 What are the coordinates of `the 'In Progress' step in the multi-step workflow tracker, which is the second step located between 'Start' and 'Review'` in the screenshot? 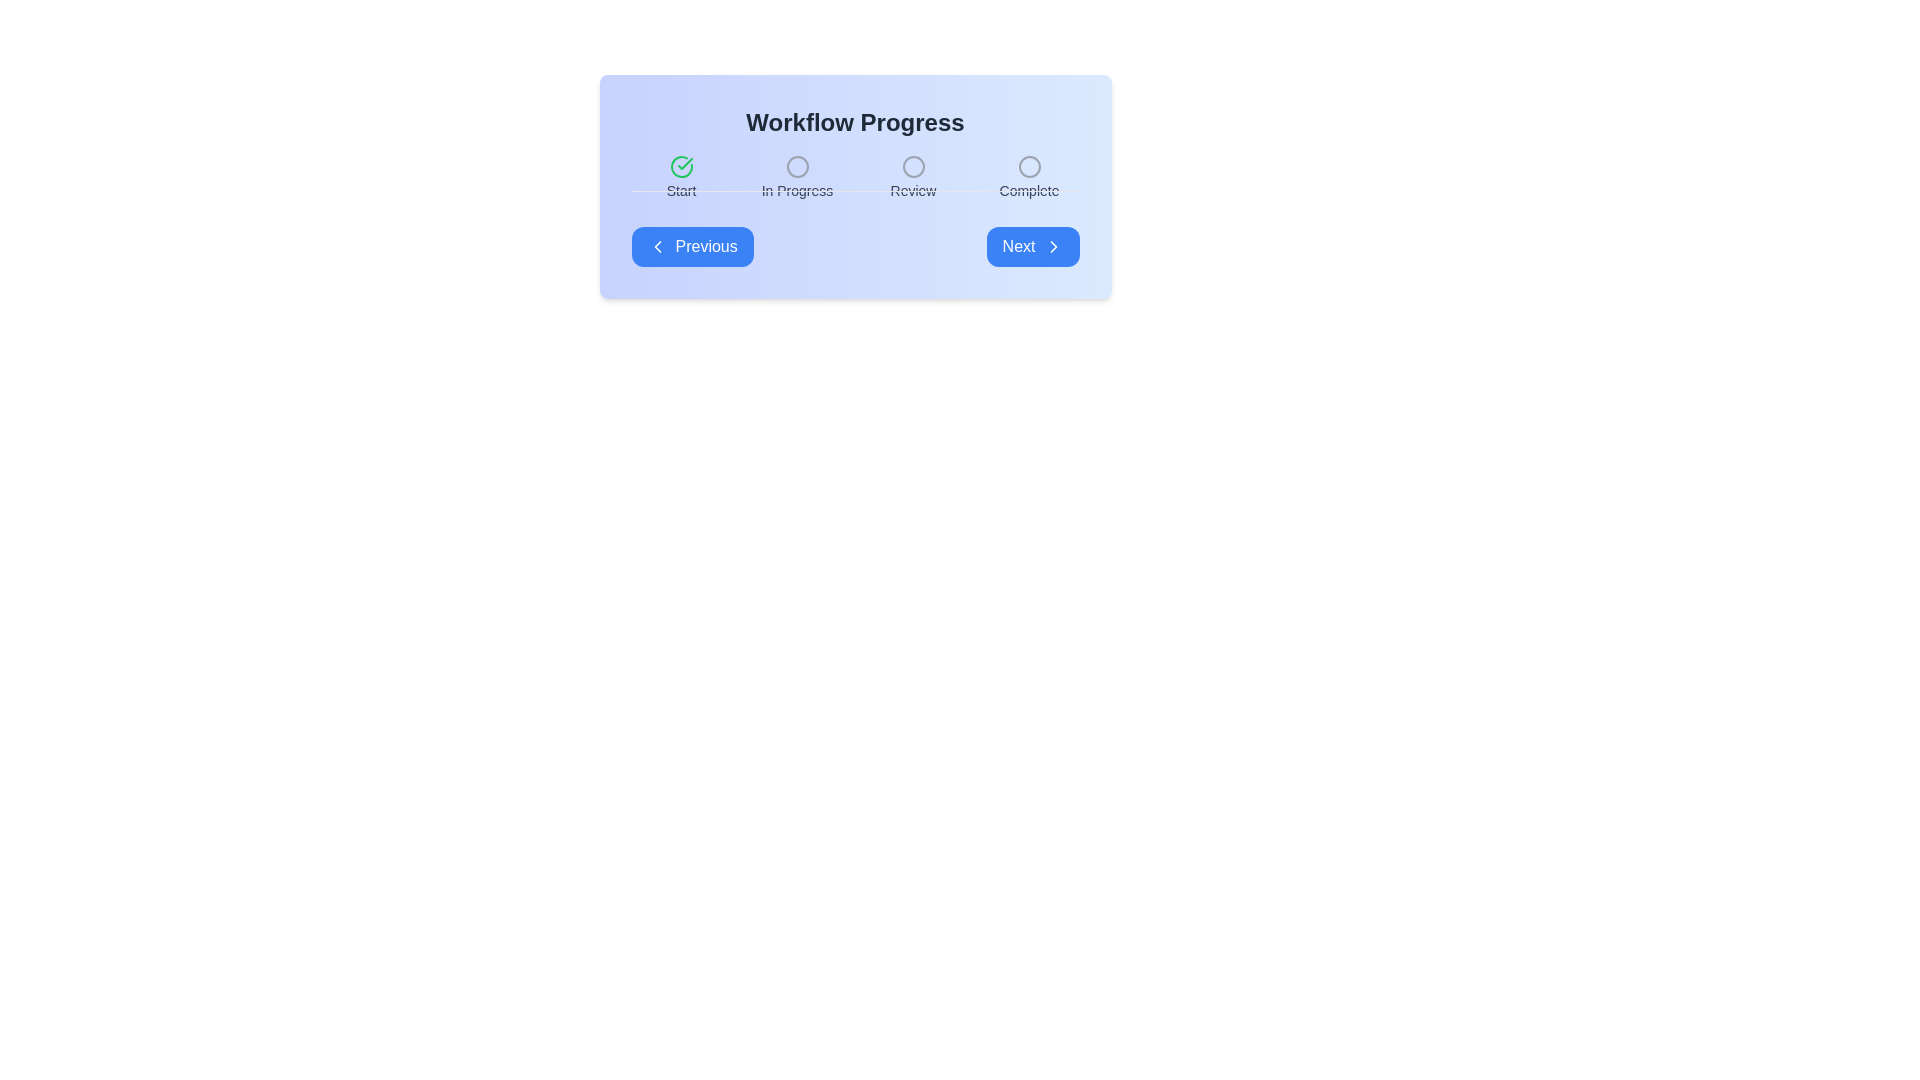 It's located at (796, 177).